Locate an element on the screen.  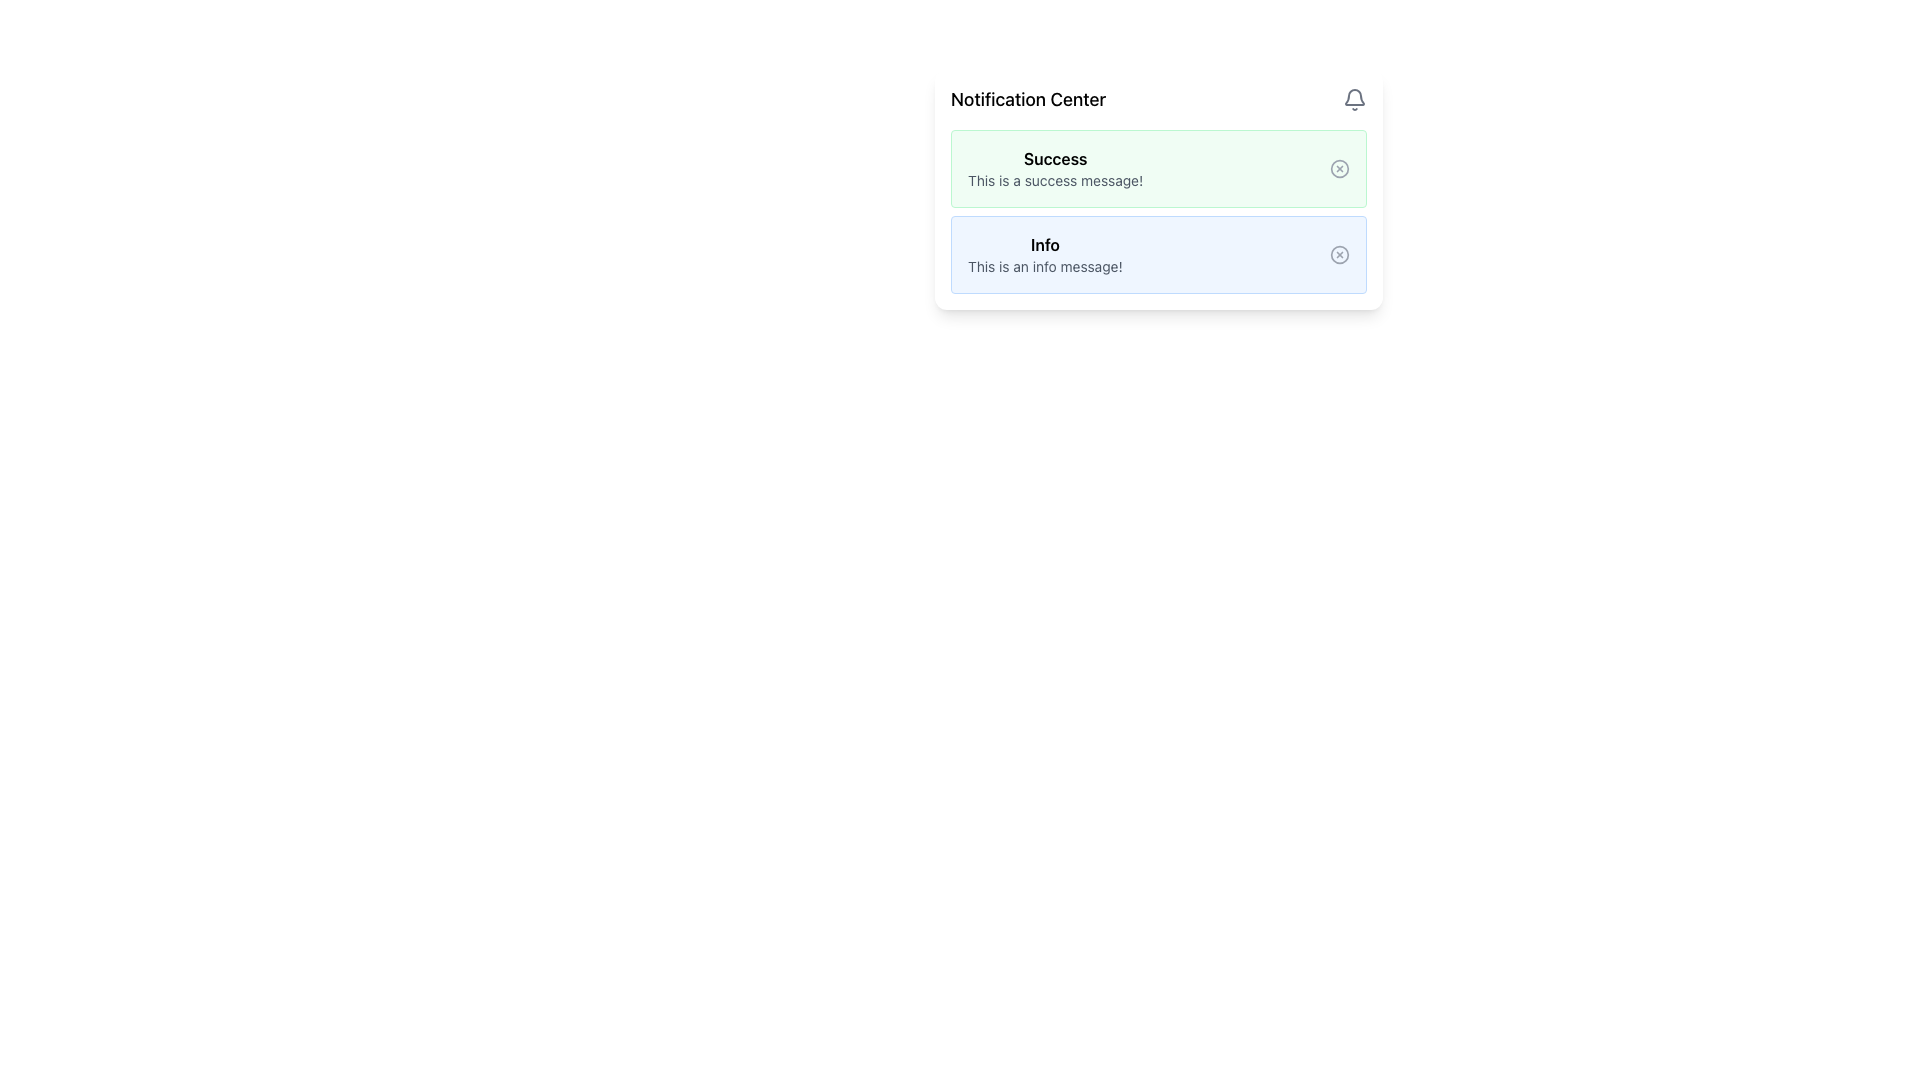
'Info' text label that is styled in bold and located at the top-left corner of the informational box, preceding the message 'This is an info message!' is located at coordinates (1044, 244).